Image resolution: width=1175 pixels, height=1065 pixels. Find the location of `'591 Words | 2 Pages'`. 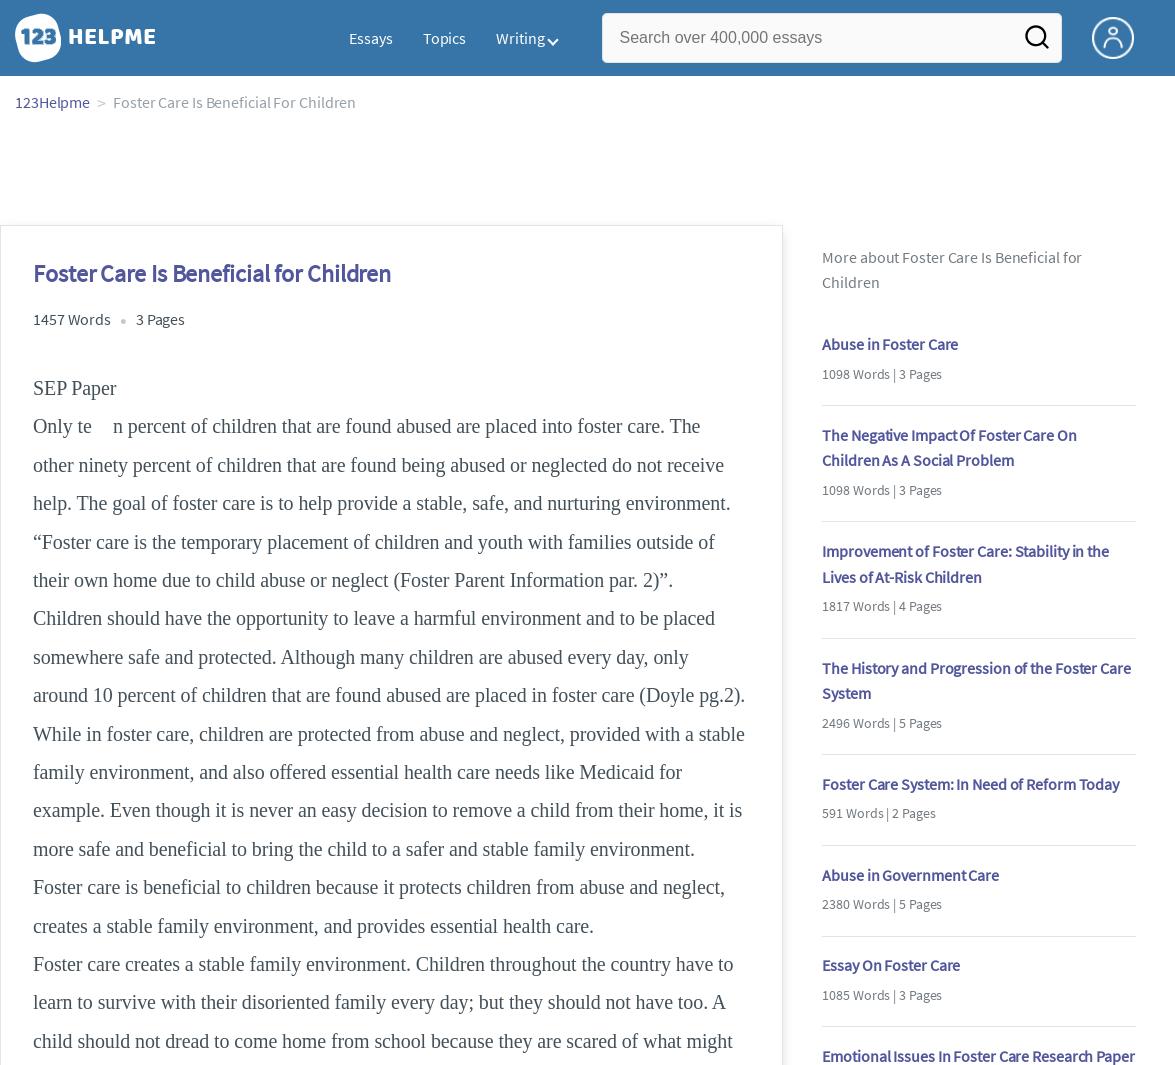

'591 Words | 2 Pages' is located at coordinates (877, 813).